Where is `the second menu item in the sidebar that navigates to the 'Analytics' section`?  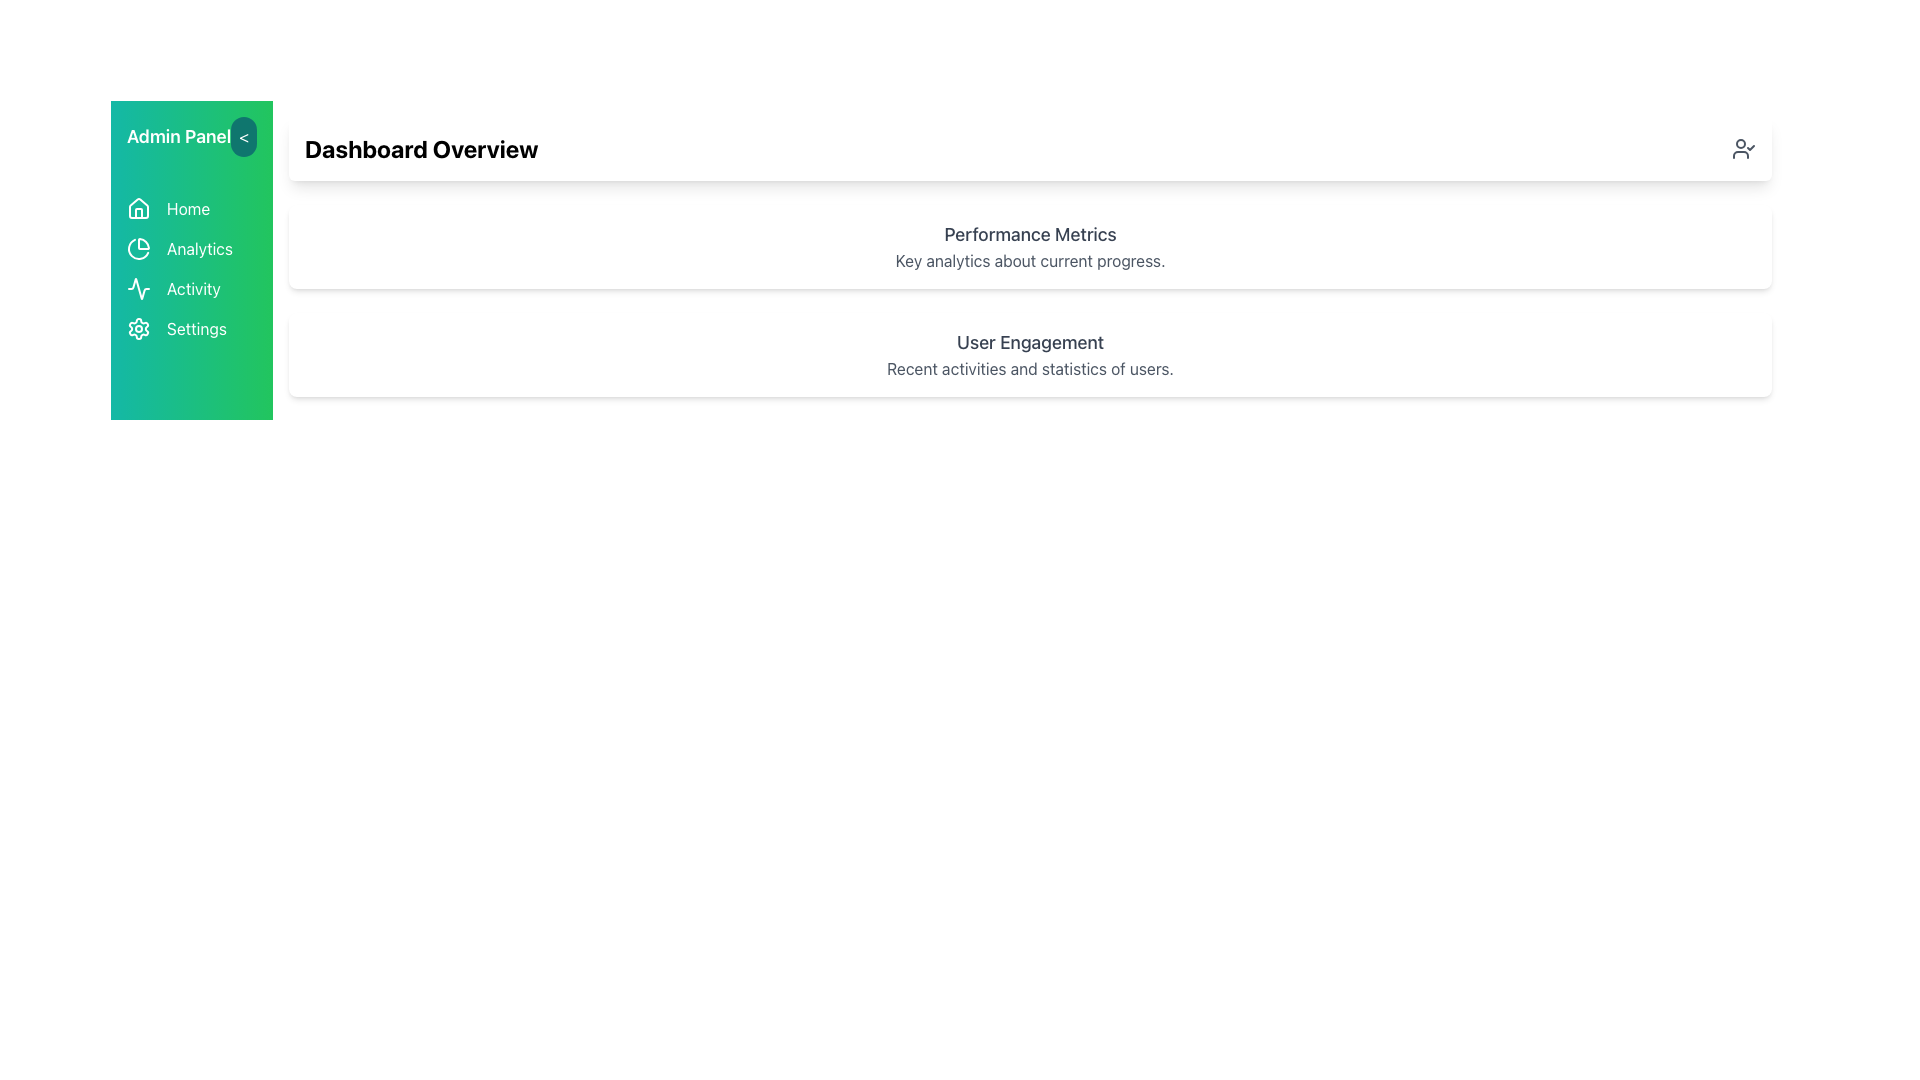 the second menu item in the sidebar that navigates to the 'Analytics' section is located at coordinates (192, 248).